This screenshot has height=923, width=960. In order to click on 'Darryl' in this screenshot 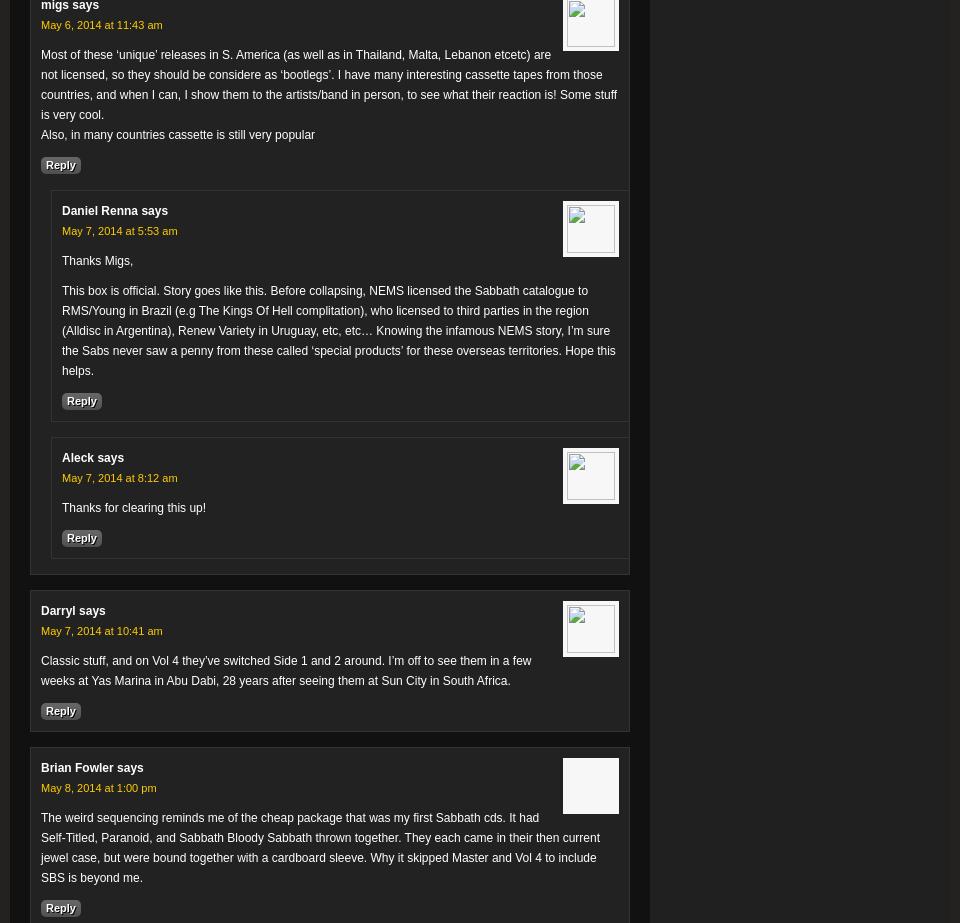, I will do `click(56, 610)`.